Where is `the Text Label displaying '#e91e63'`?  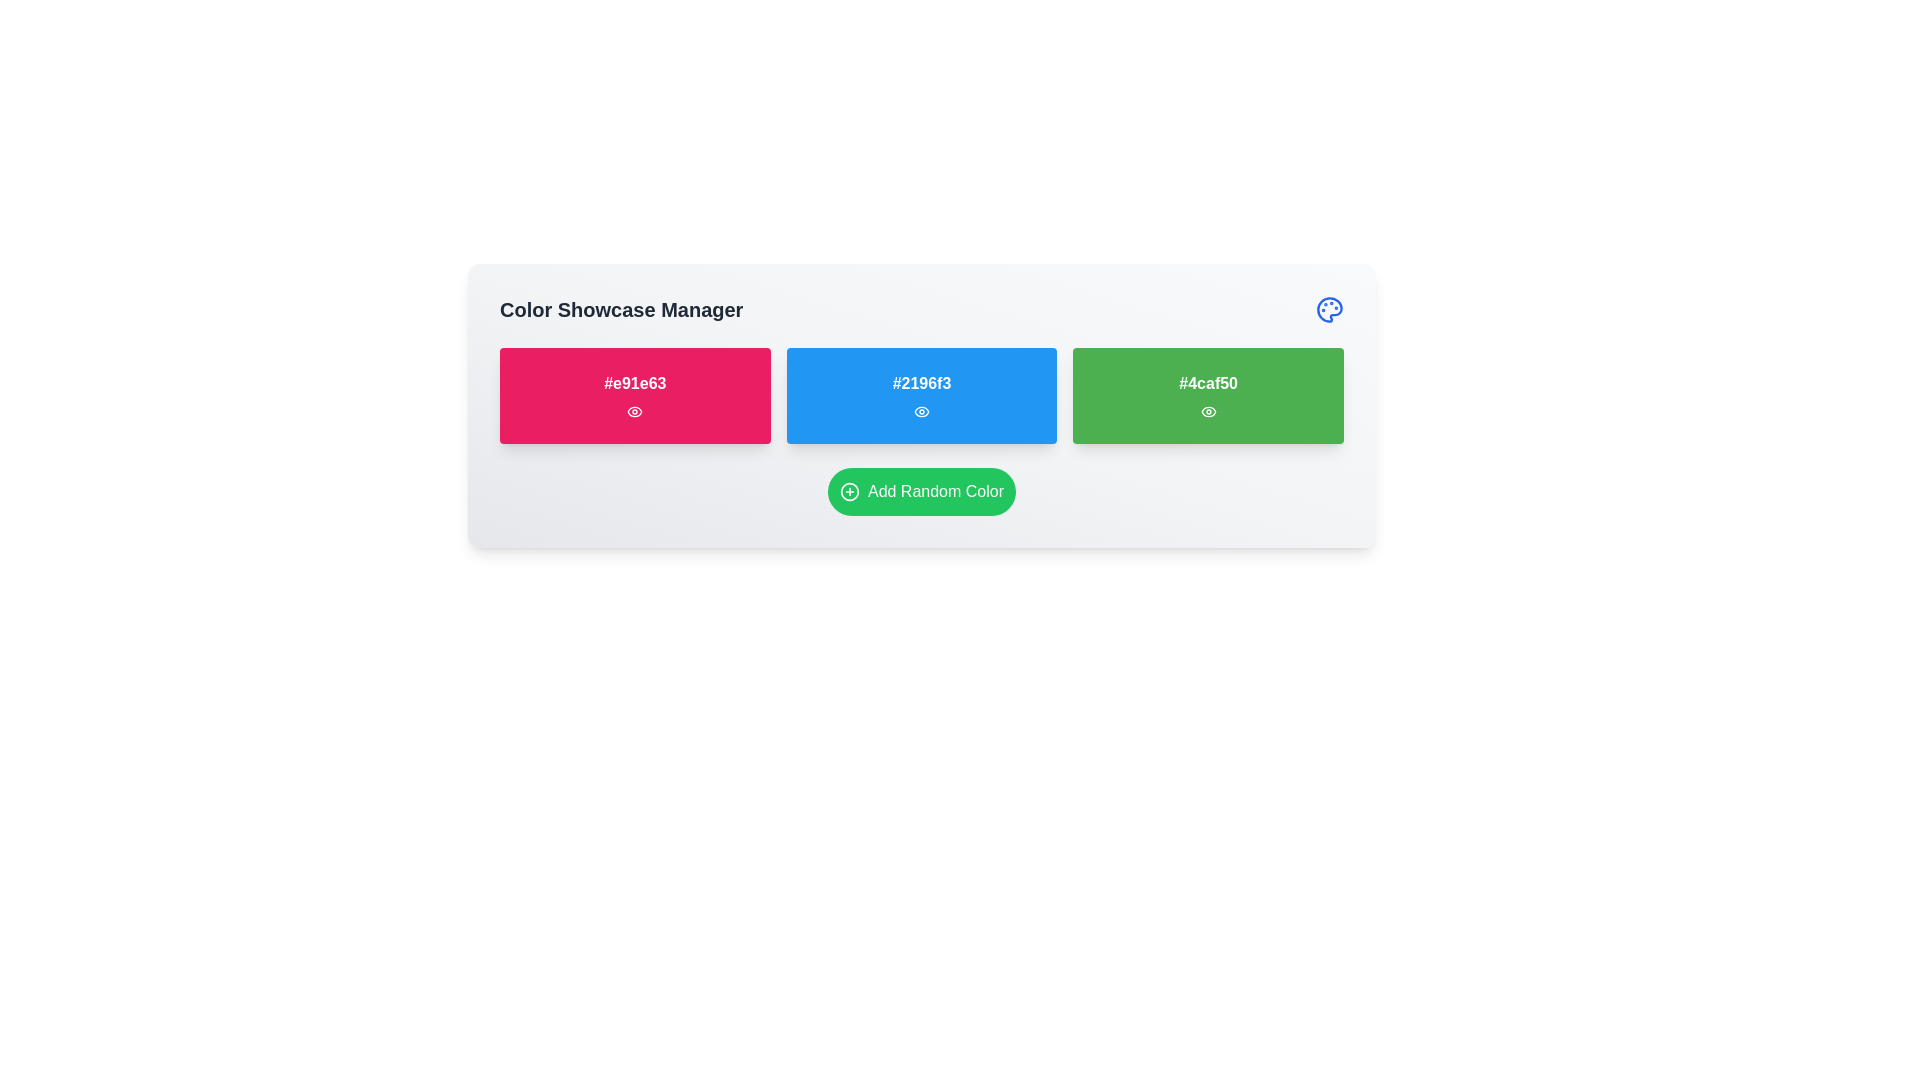 the Text Label displaying '#e91e63' is located at coordinates (634, 384).